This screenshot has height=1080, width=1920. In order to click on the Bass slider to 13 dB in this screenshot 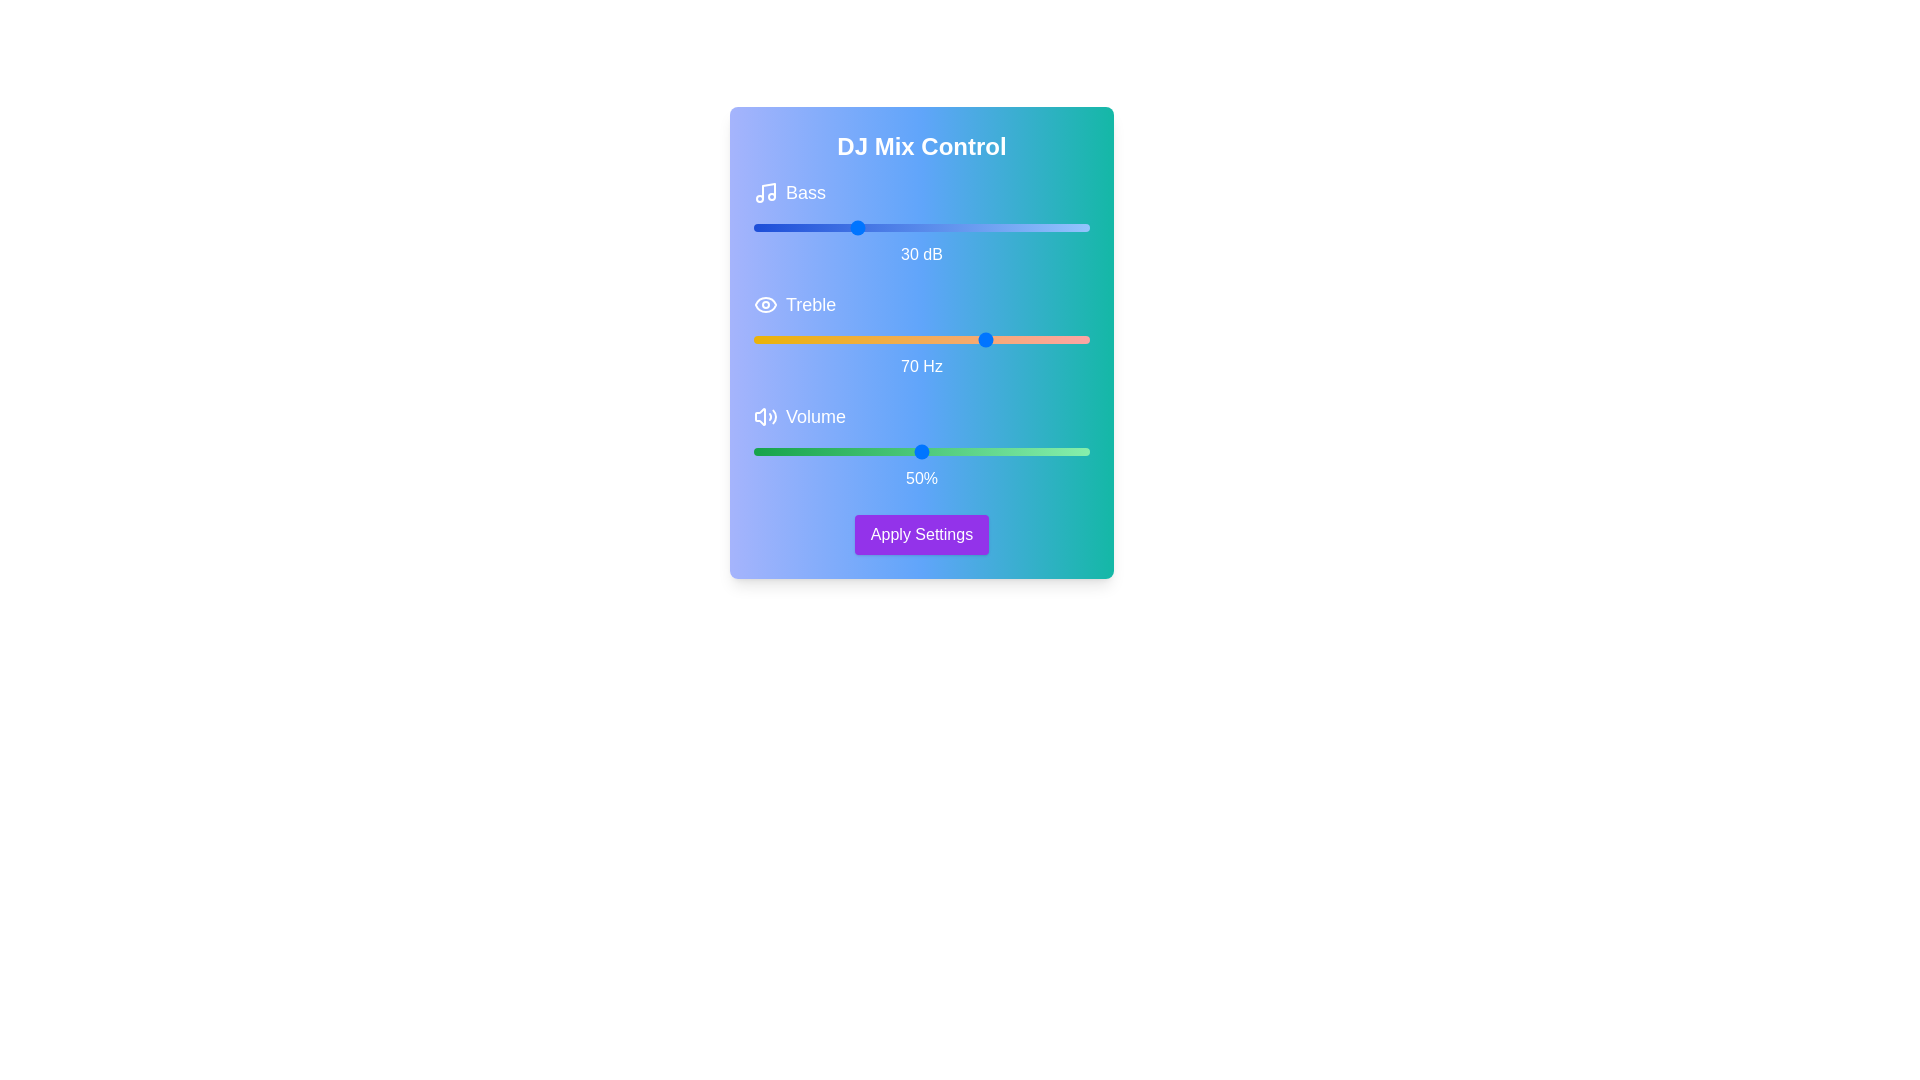, I will do `click(796, 226)`.